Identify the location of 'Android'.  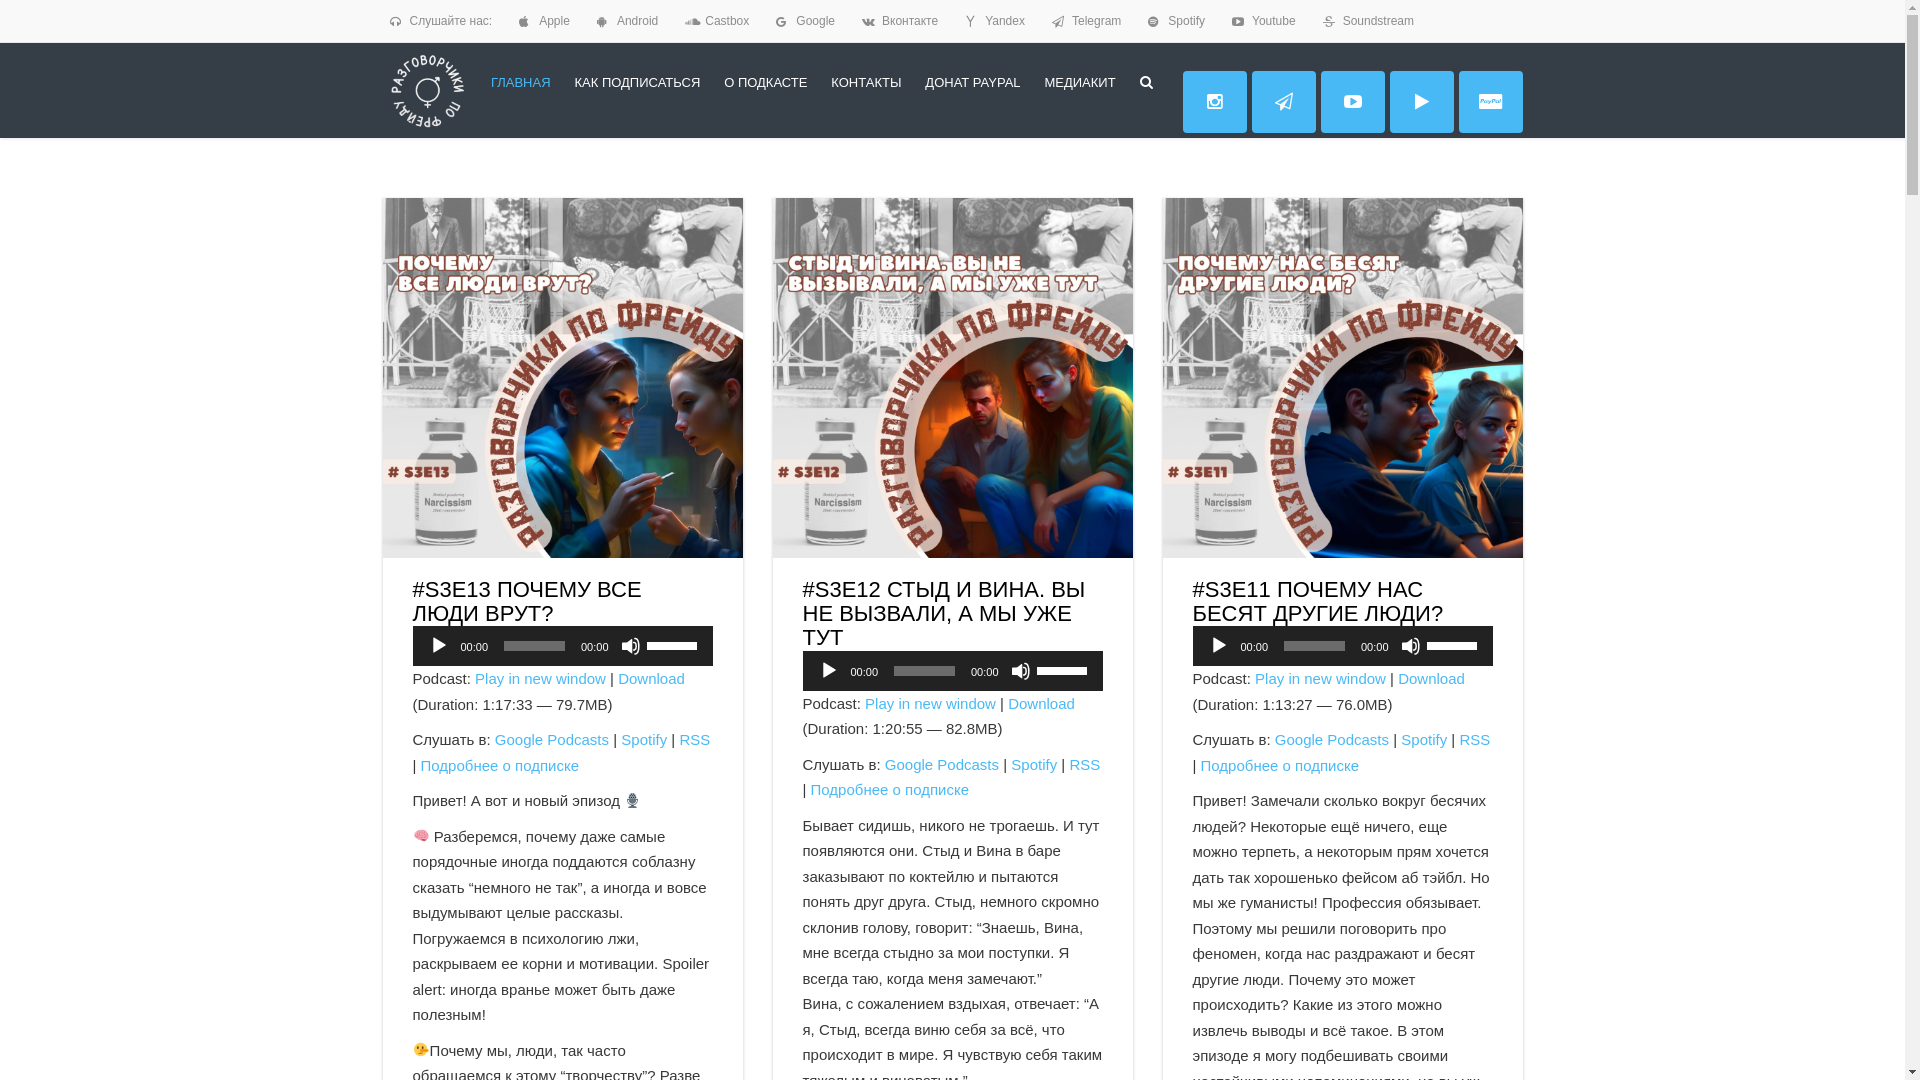
(636, 20).